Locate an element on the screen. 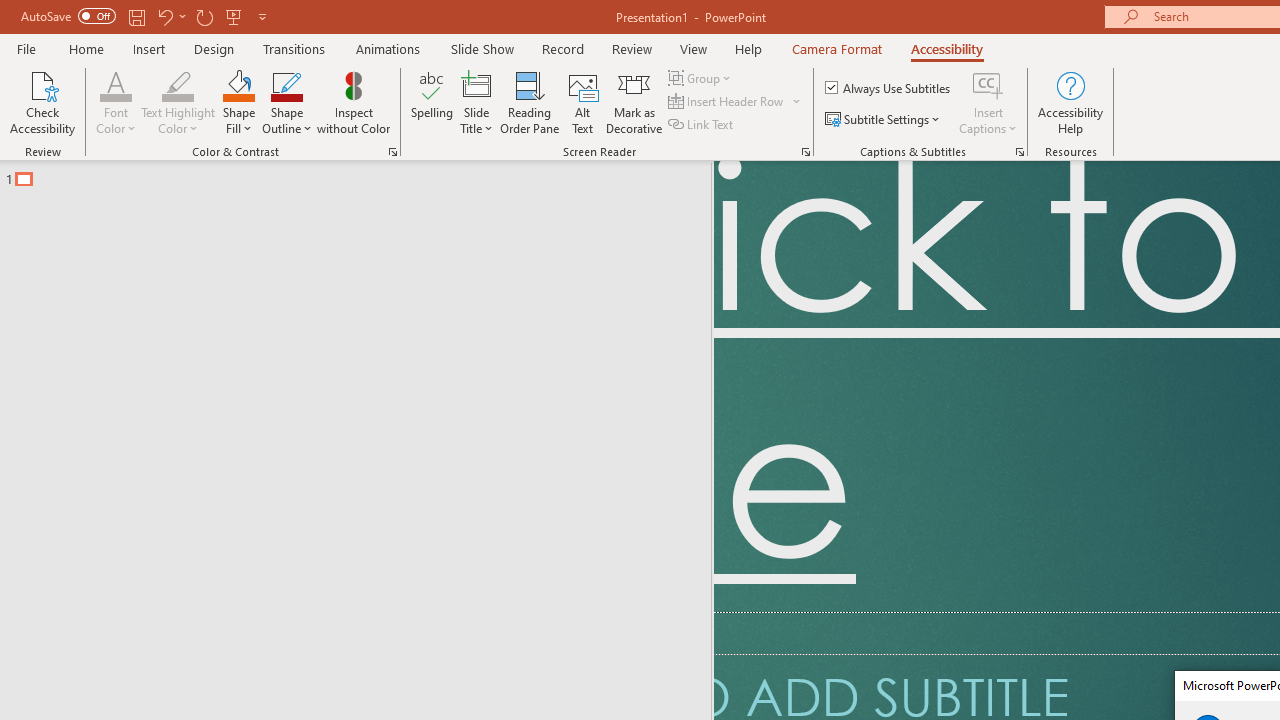 The height and width of the screenshot is (720, 1280). 'Slide Title' is located at coordinates (475, 103).